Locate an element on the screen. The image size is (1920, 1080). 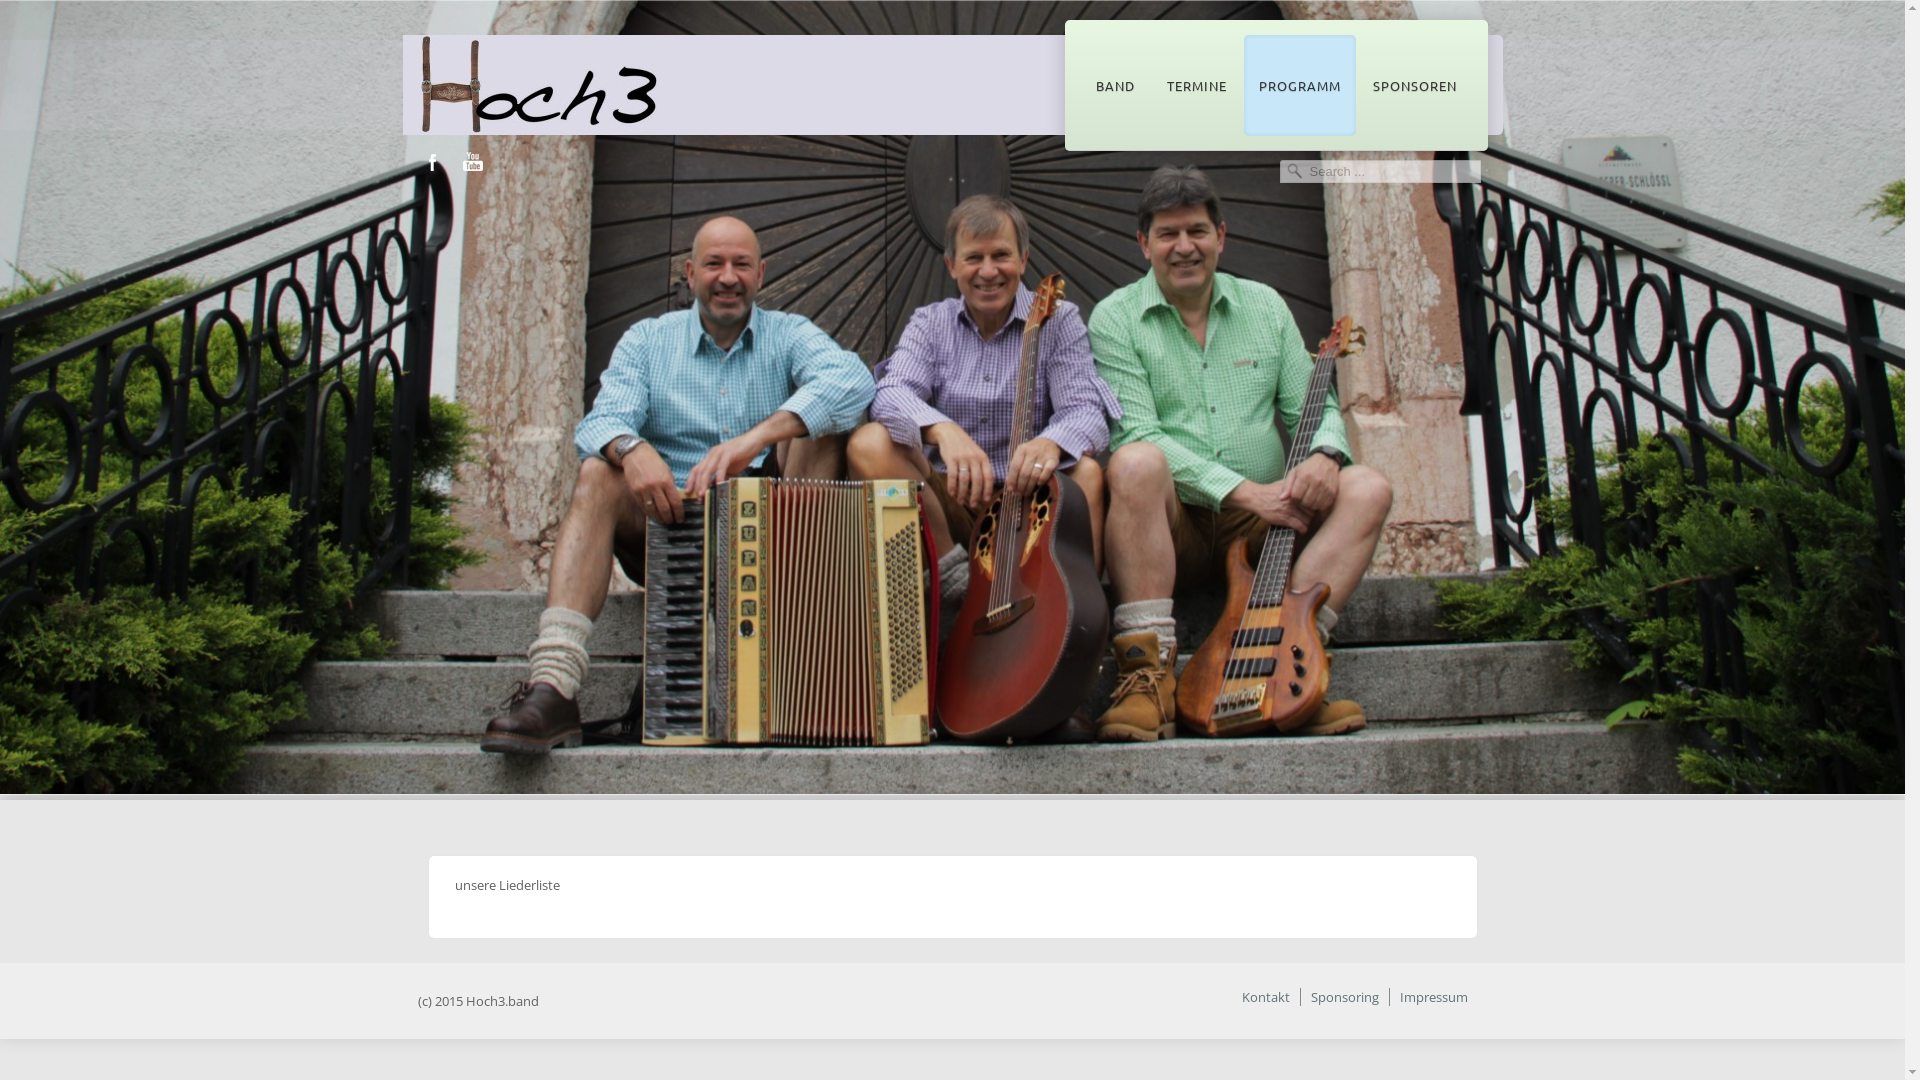
'TERMINE' is located at coordinates (1196, 84).